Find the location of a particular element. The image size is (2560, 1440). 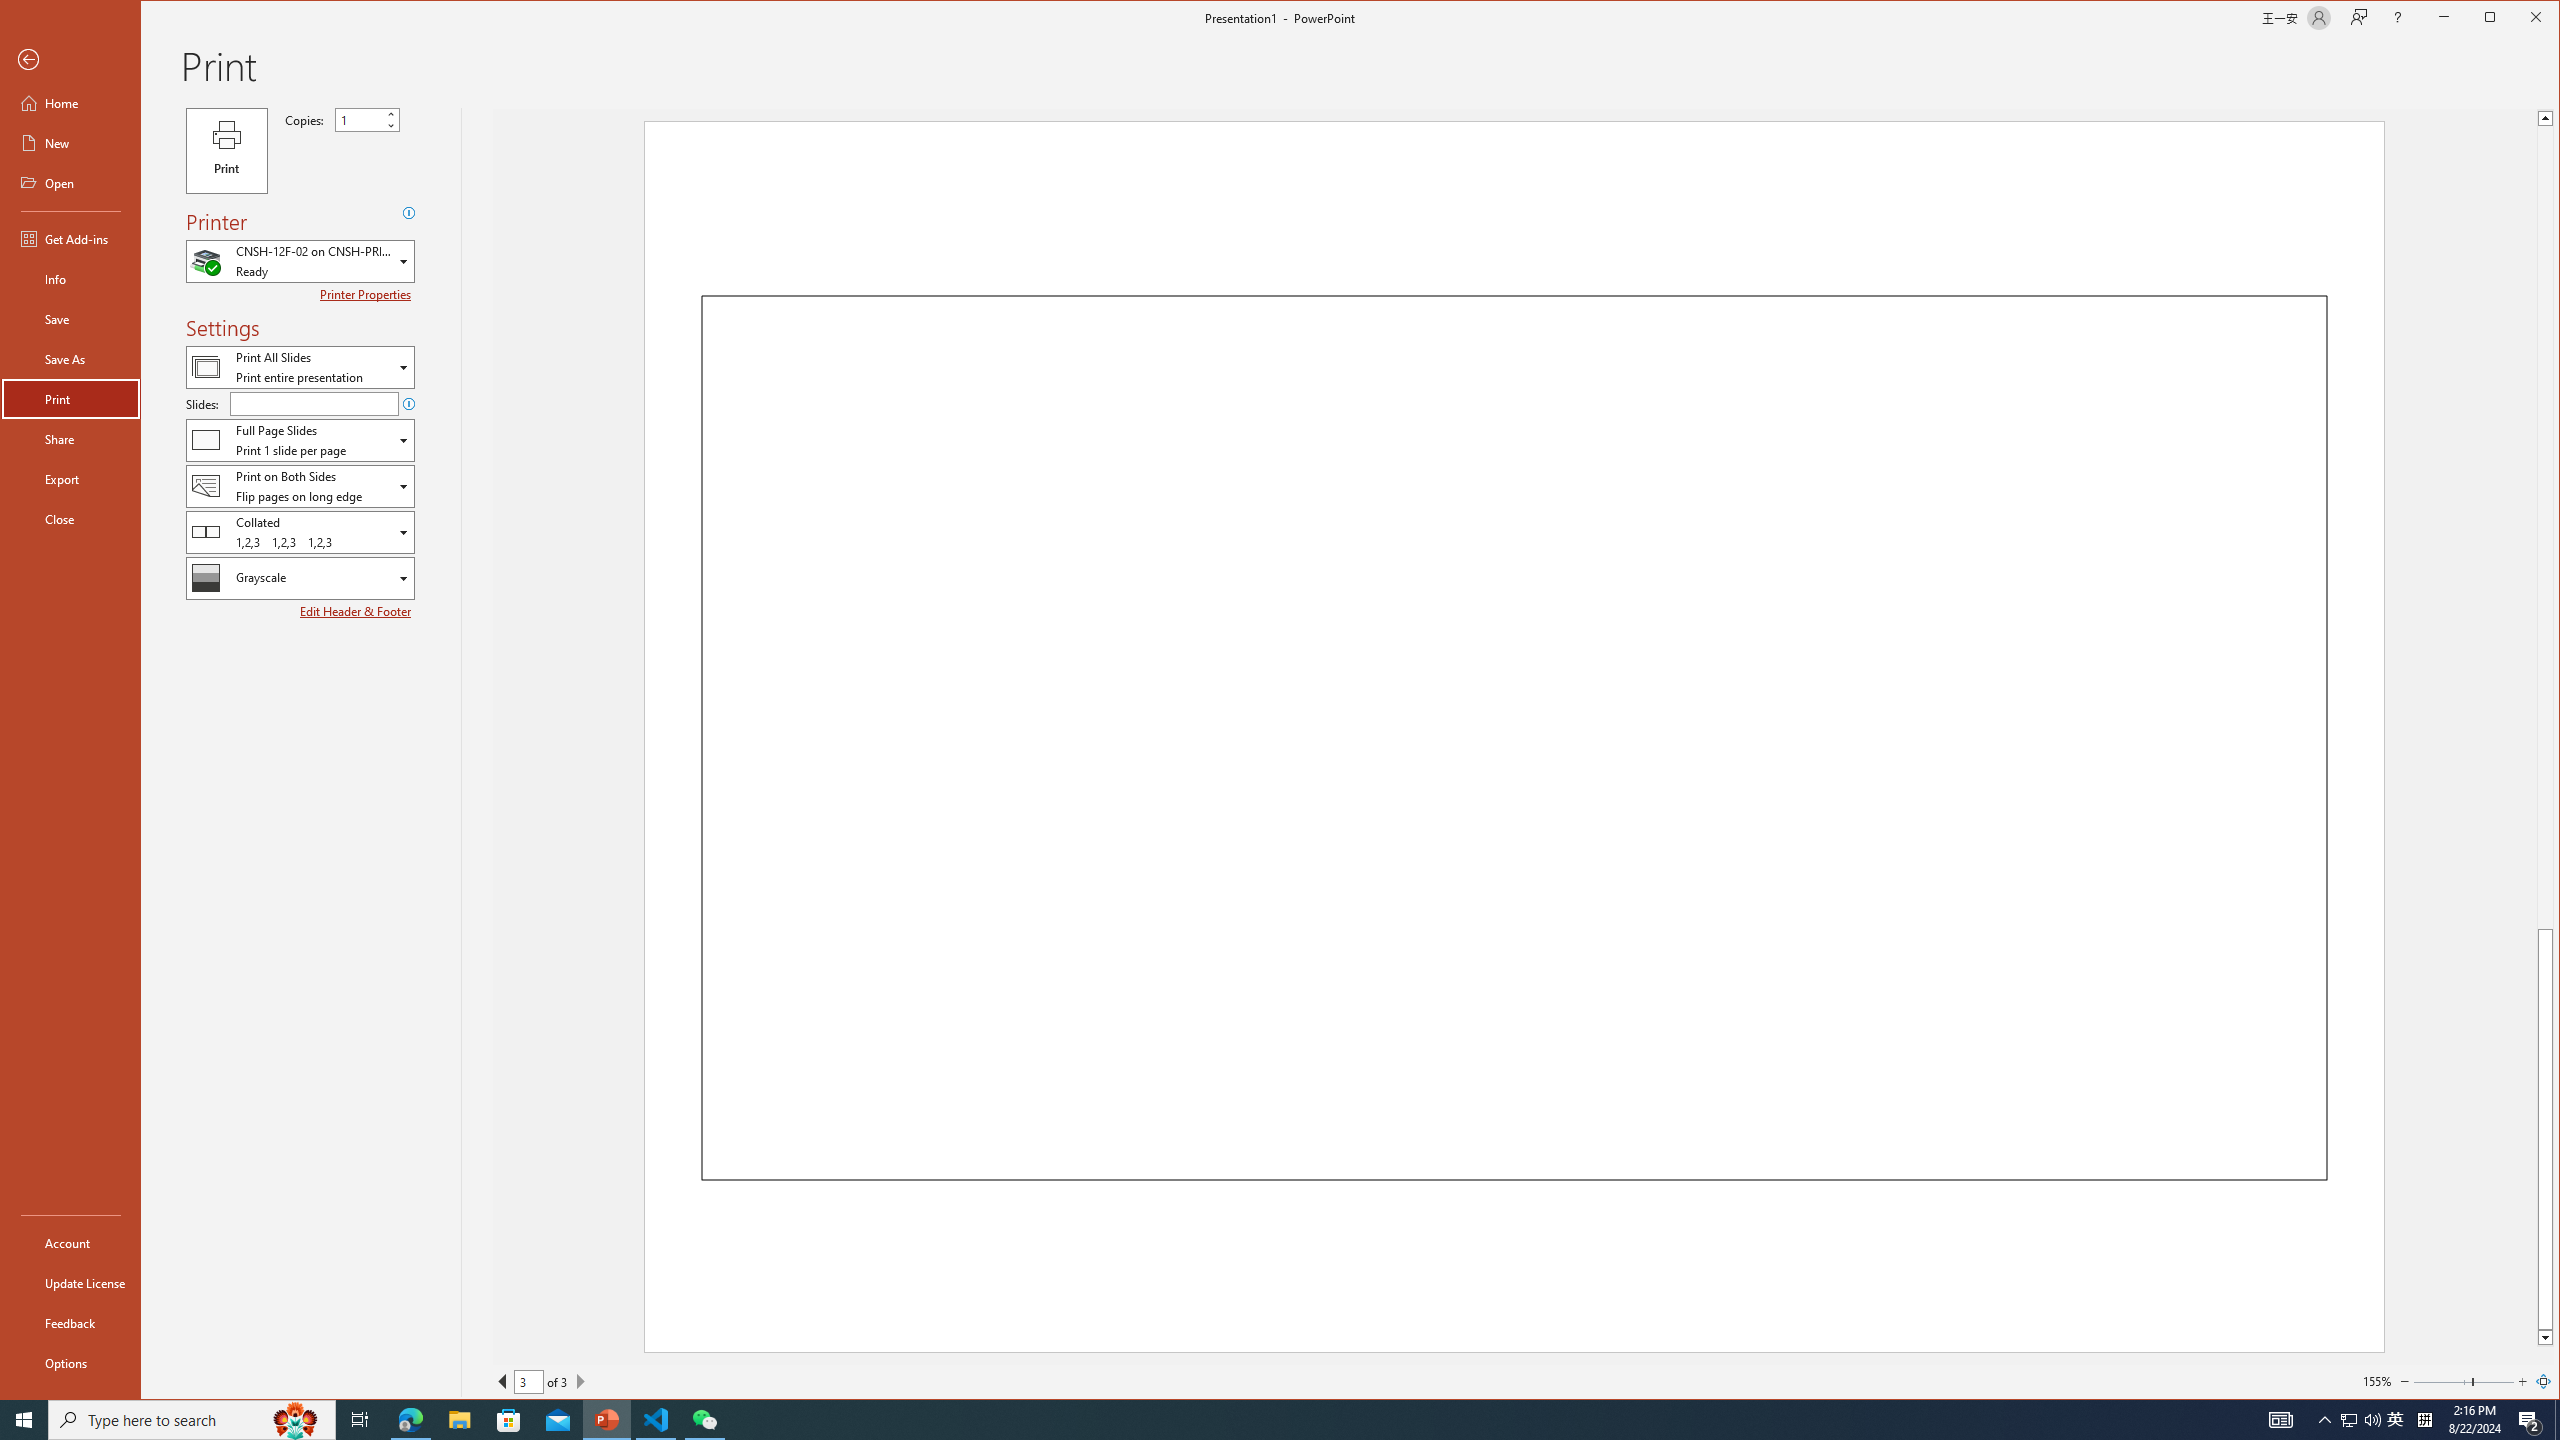

'Current Page' is located at coordinates (527, 1380).